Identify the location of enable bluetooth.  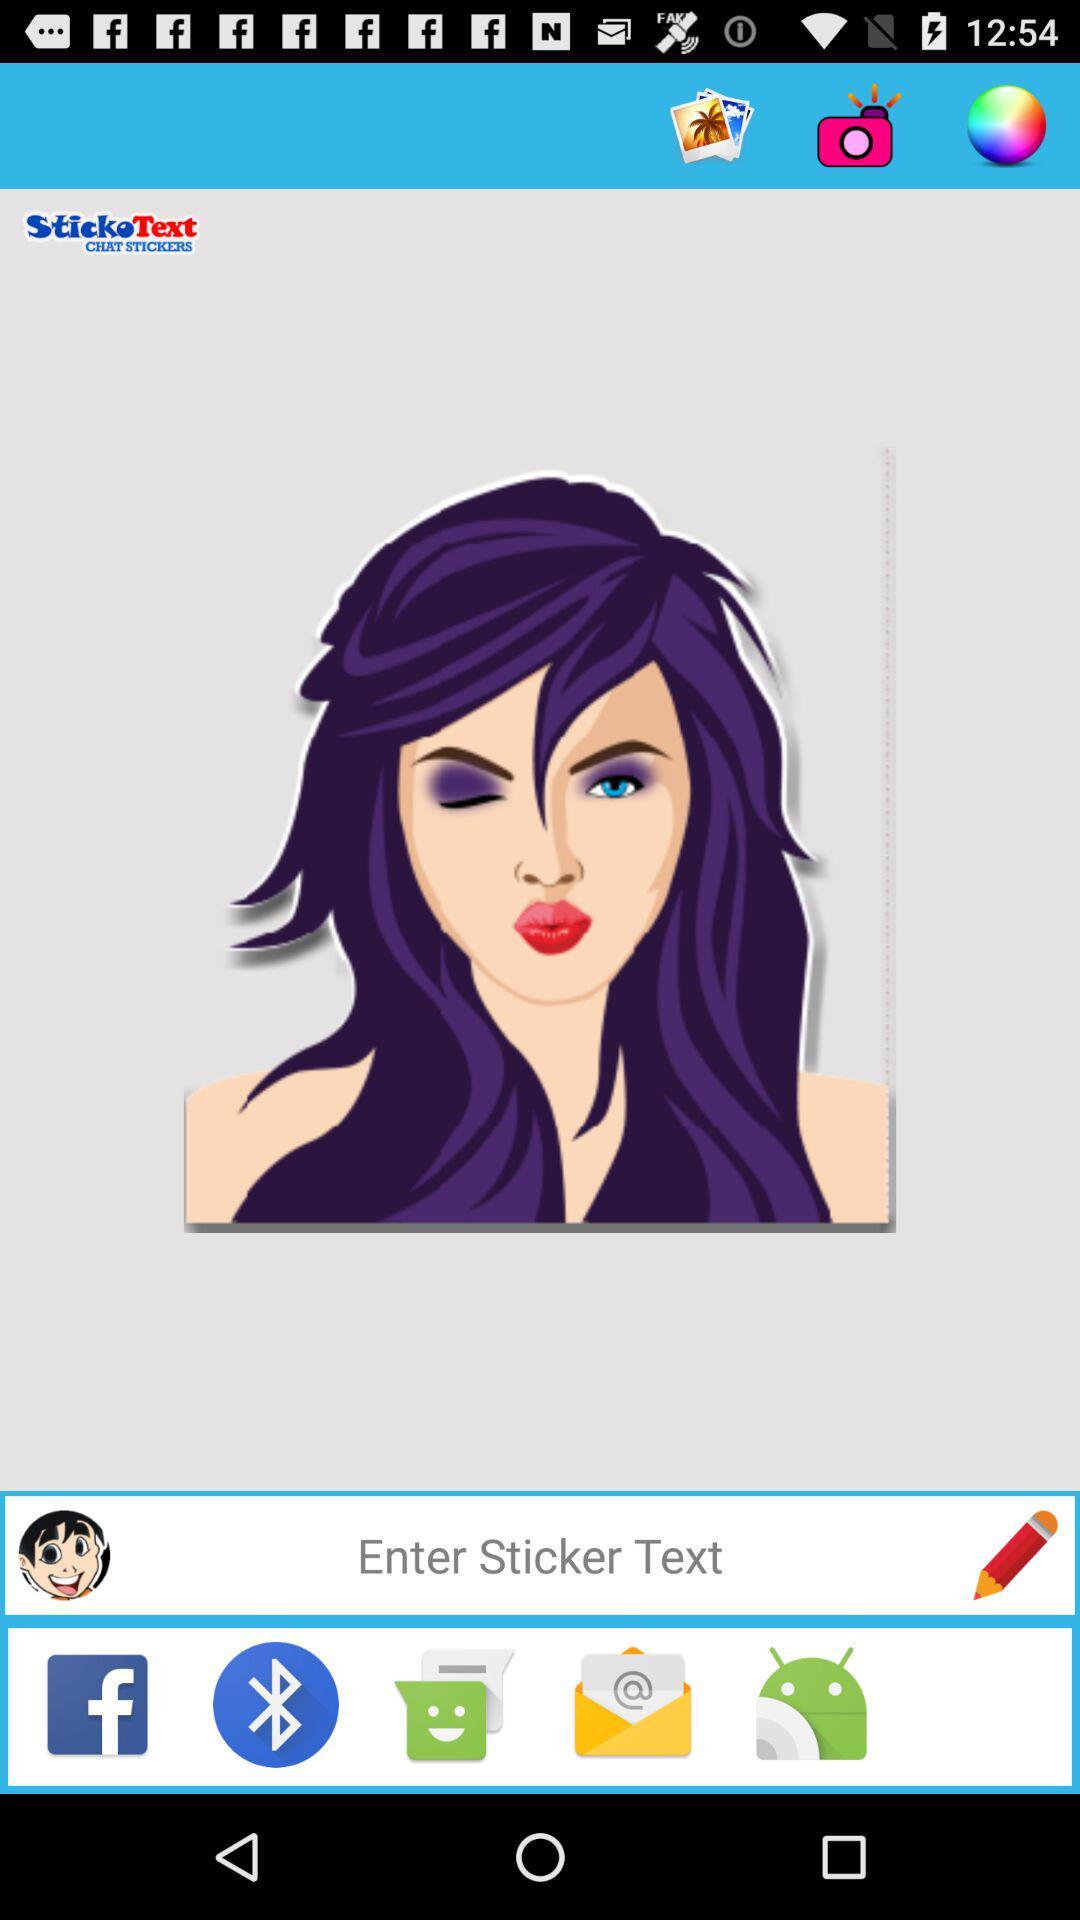
(276, 1703).